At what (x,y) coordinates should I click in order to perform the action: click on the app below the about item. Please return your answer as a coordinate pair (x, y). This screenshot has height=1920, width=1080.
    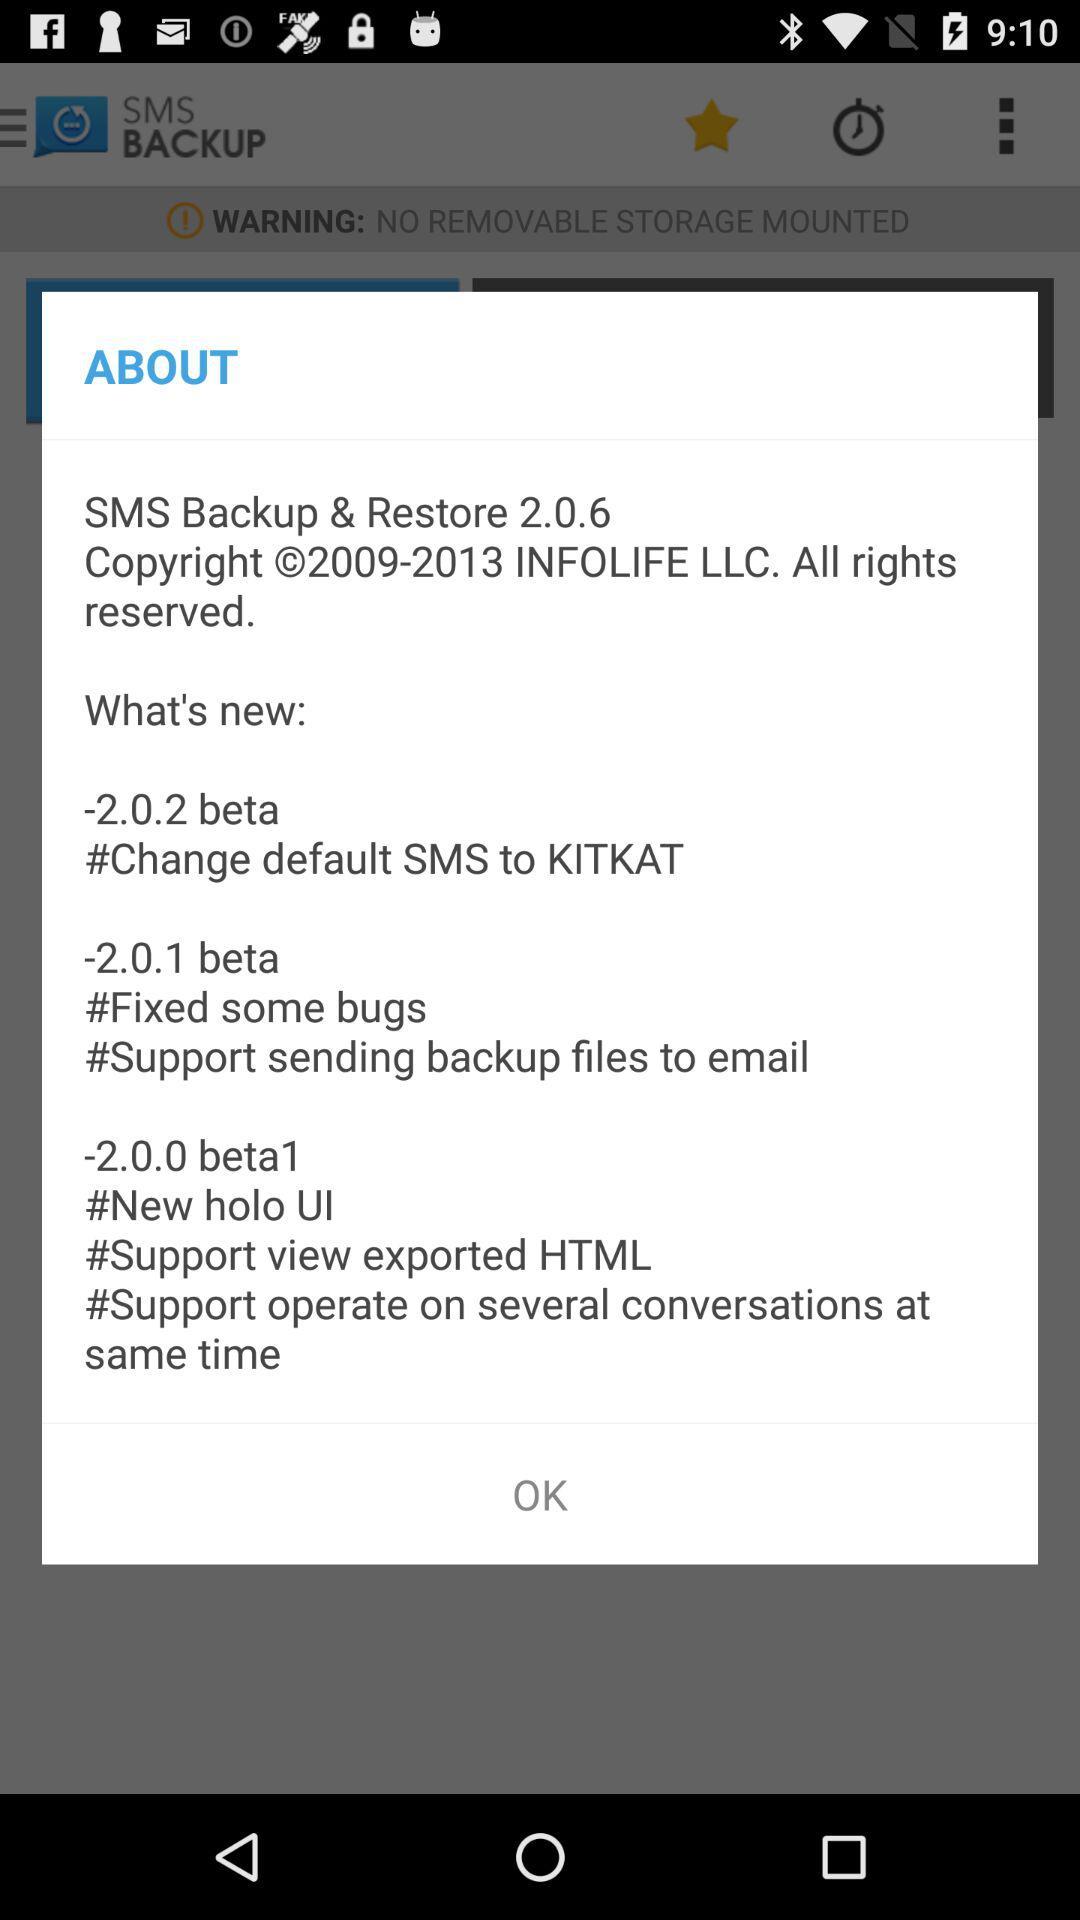
    Looking at the image, I should click on (540, 930).